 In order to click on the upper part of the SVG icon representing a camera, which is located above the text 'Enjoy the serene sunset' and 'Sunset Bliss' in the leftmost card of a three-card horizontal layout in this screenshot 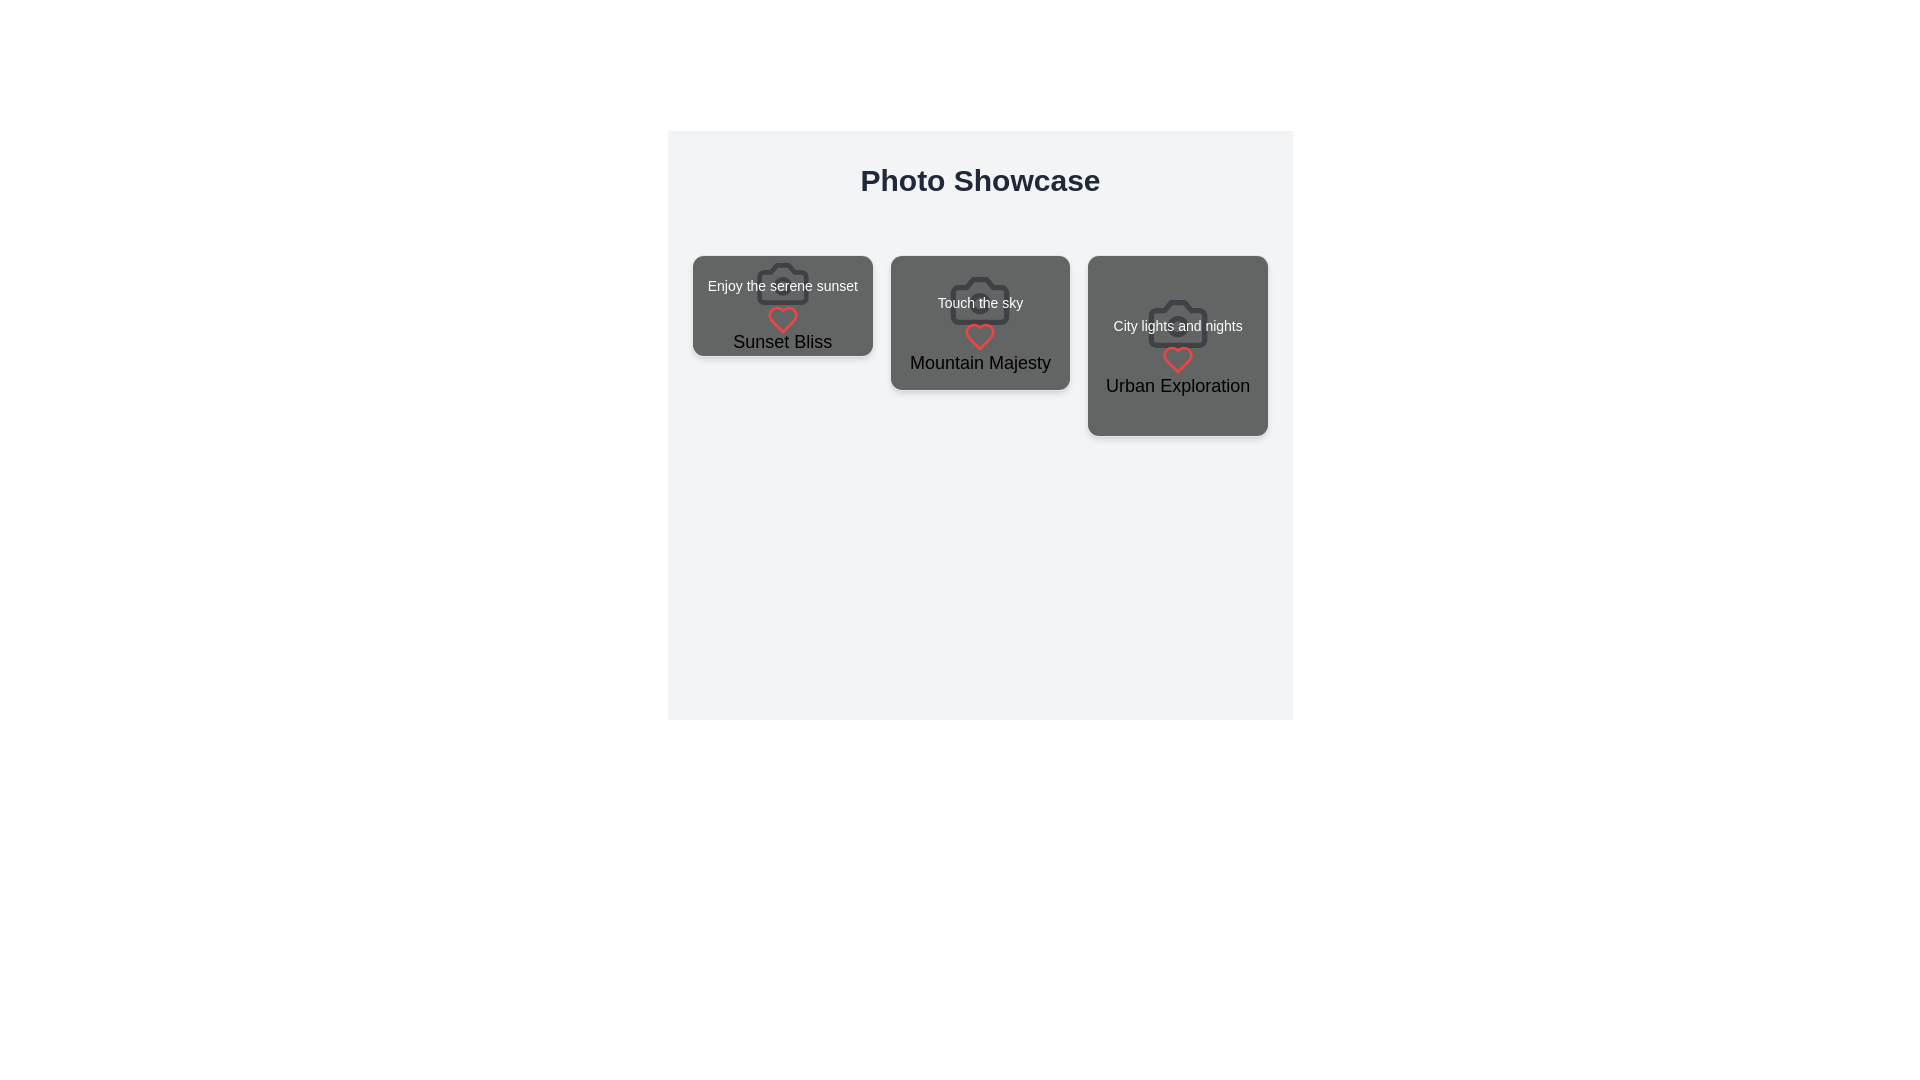, I will do `click(781, 284)`.